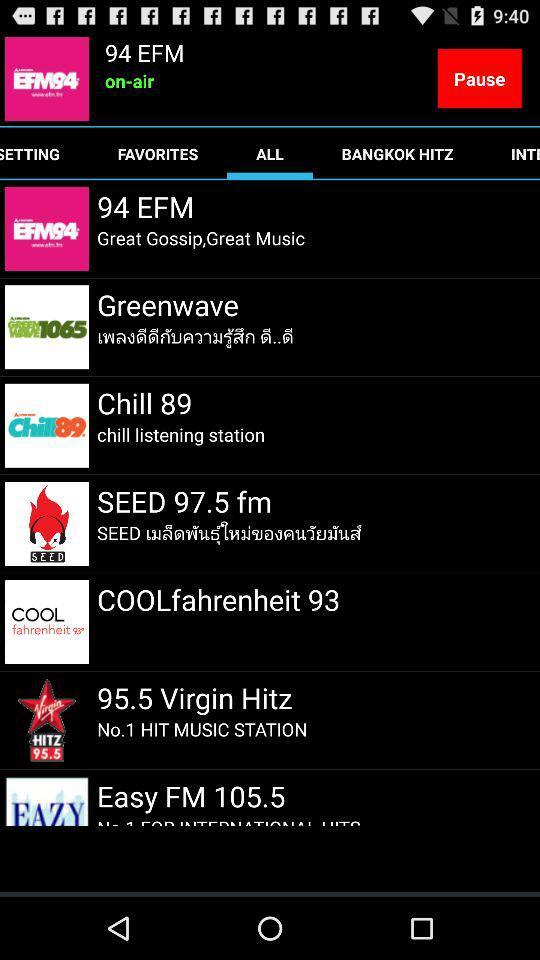 This screenshot has height=960, width=540. What do you see at coordinates (217, 599) in the screenshot?
I see `item above the 95 5 virgin app` at bounding box center [217, 599].